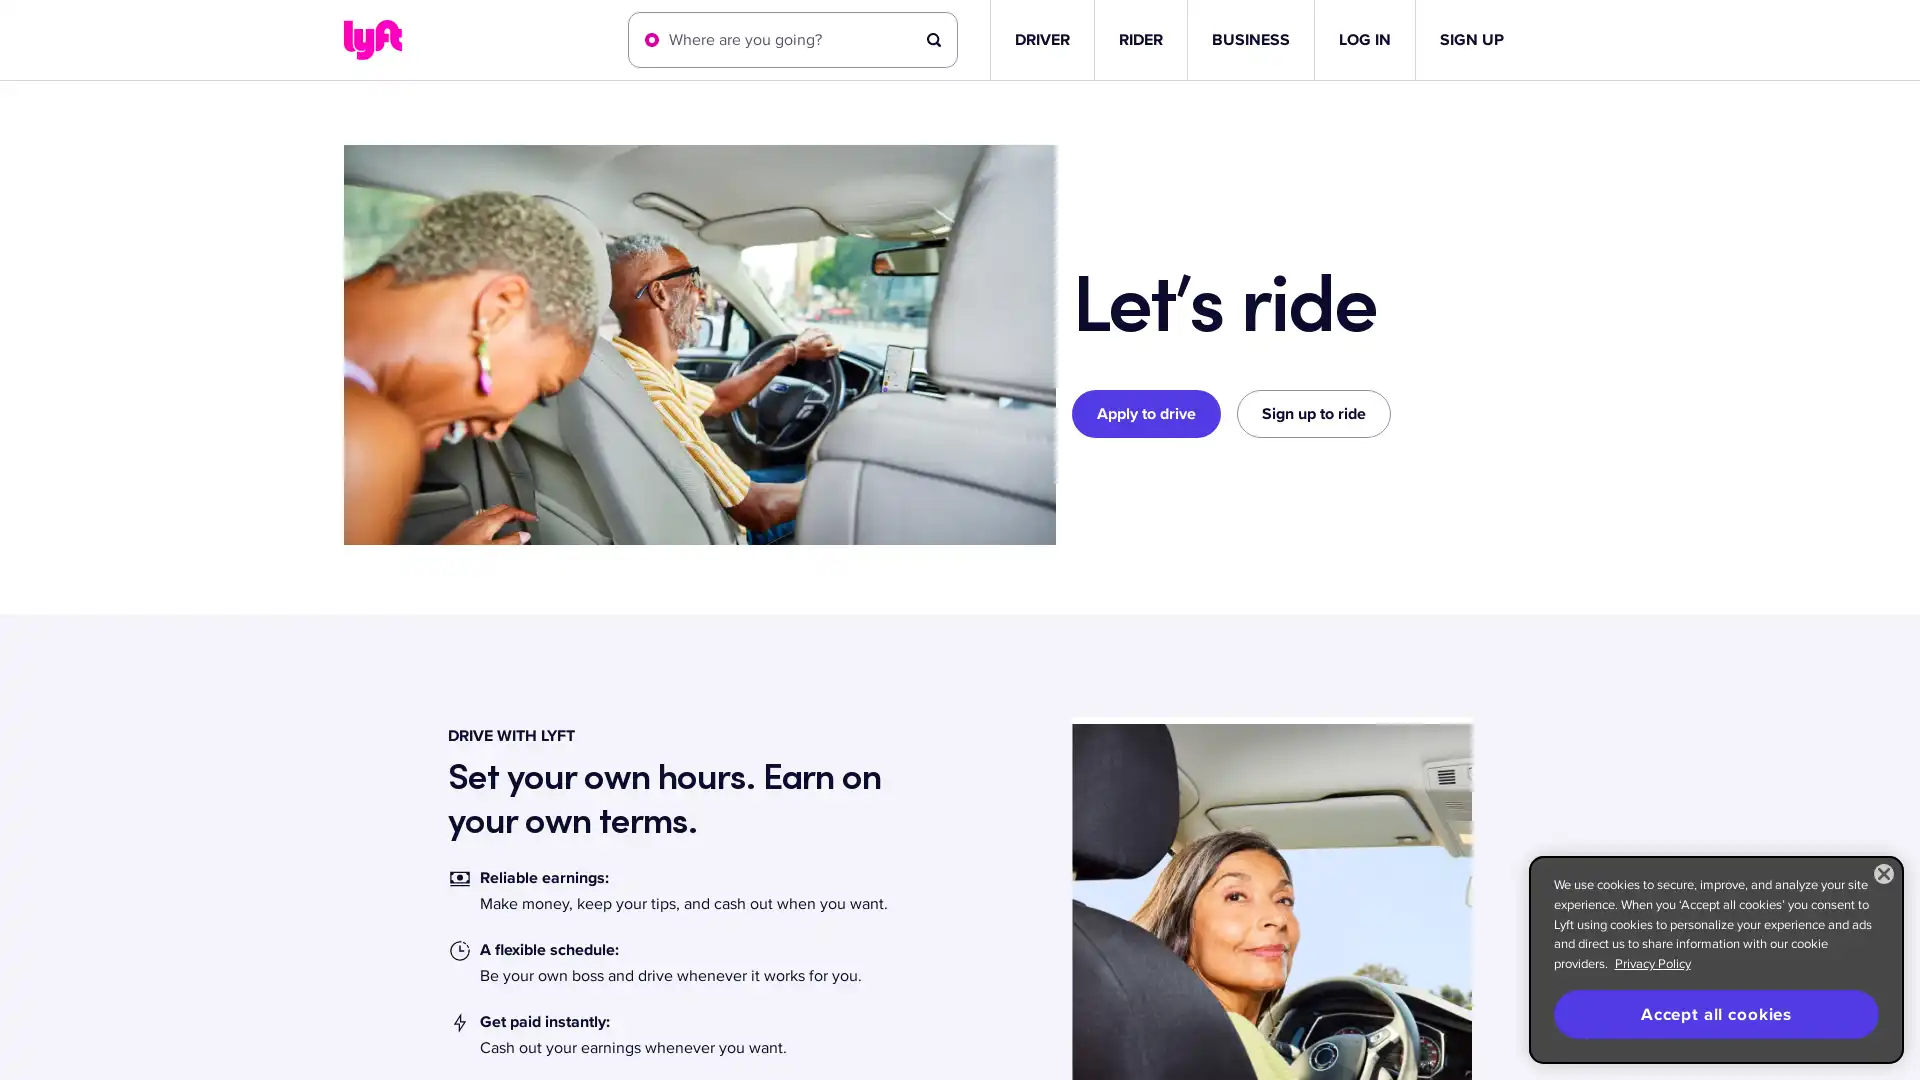 The image size is (1920, 1080). I want to click on Home link, so click(372, 39).